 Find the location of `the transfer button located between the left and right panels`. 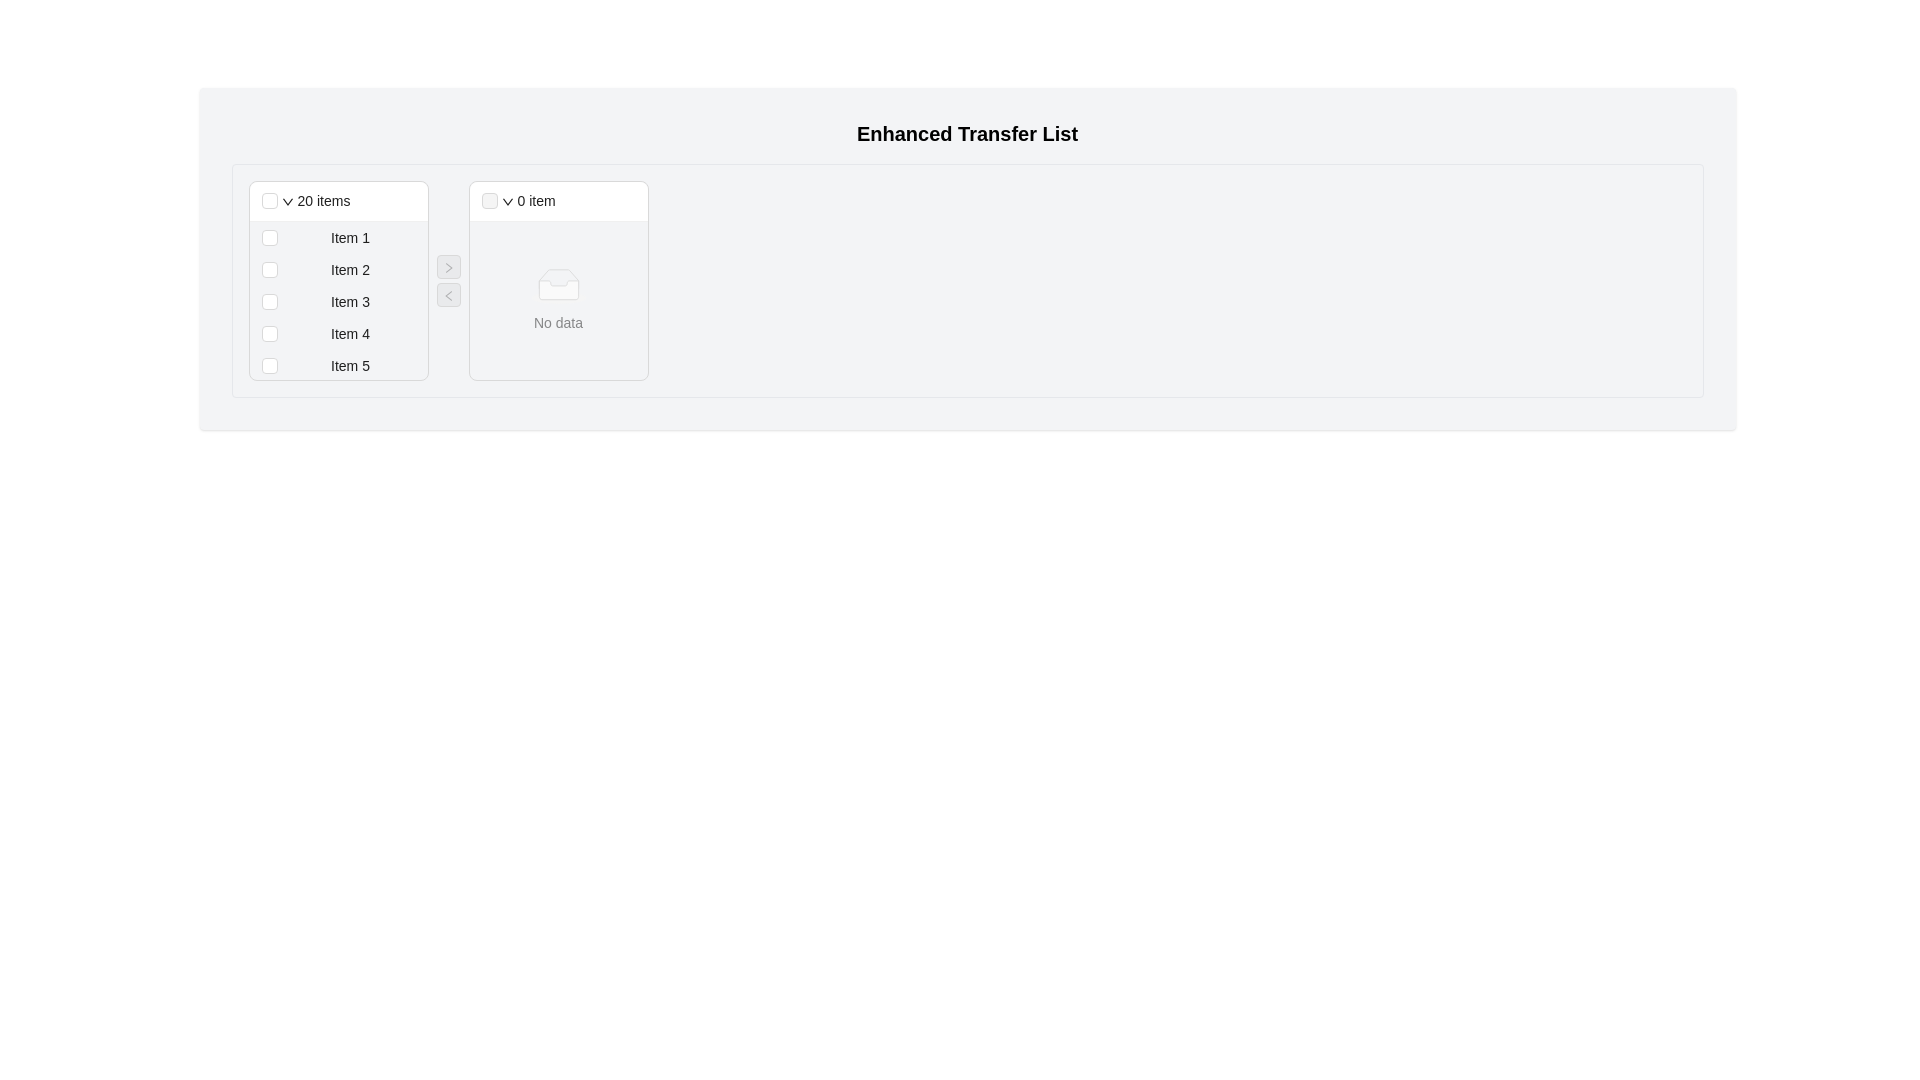

the transfer button located between the left and right panels is located at coordinates (447, 265).